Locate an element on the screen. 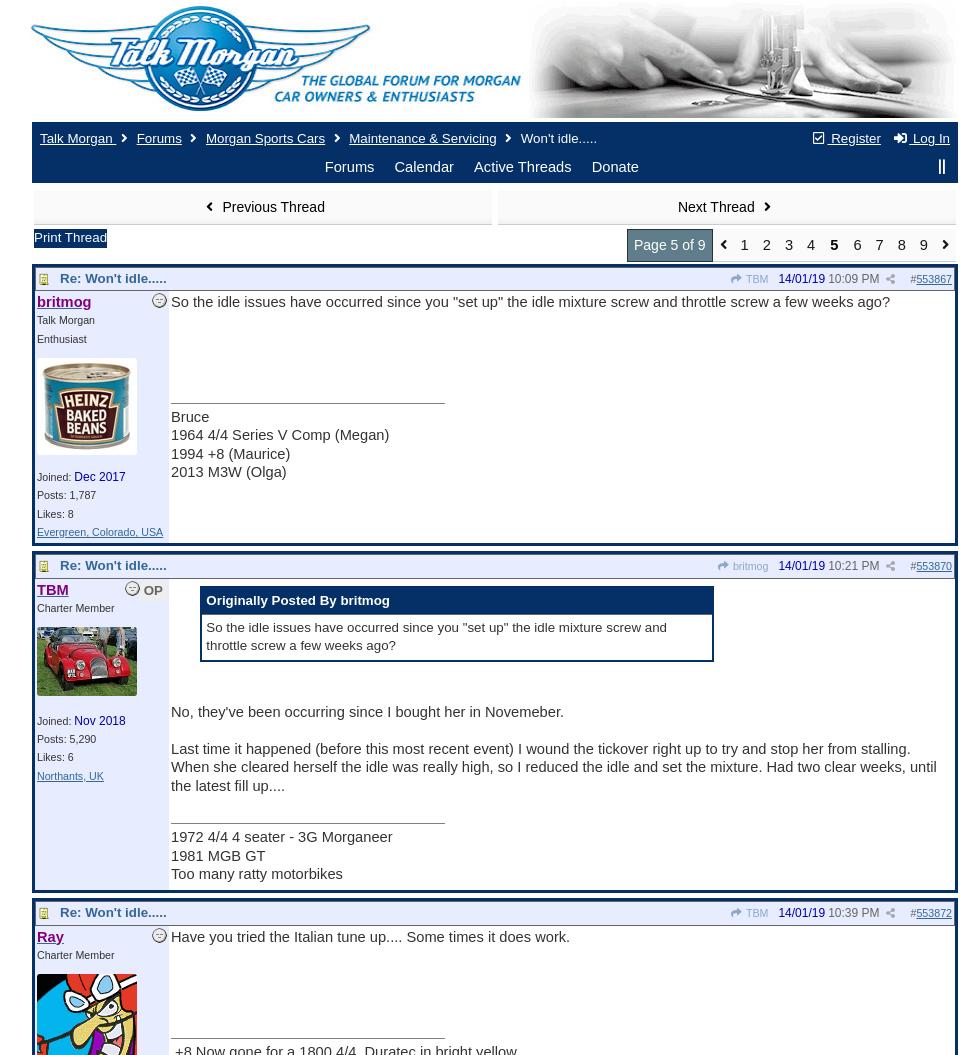 The height and width of the screenshot is (1055, 960). 'OP' is located at coordinates (142, 589).